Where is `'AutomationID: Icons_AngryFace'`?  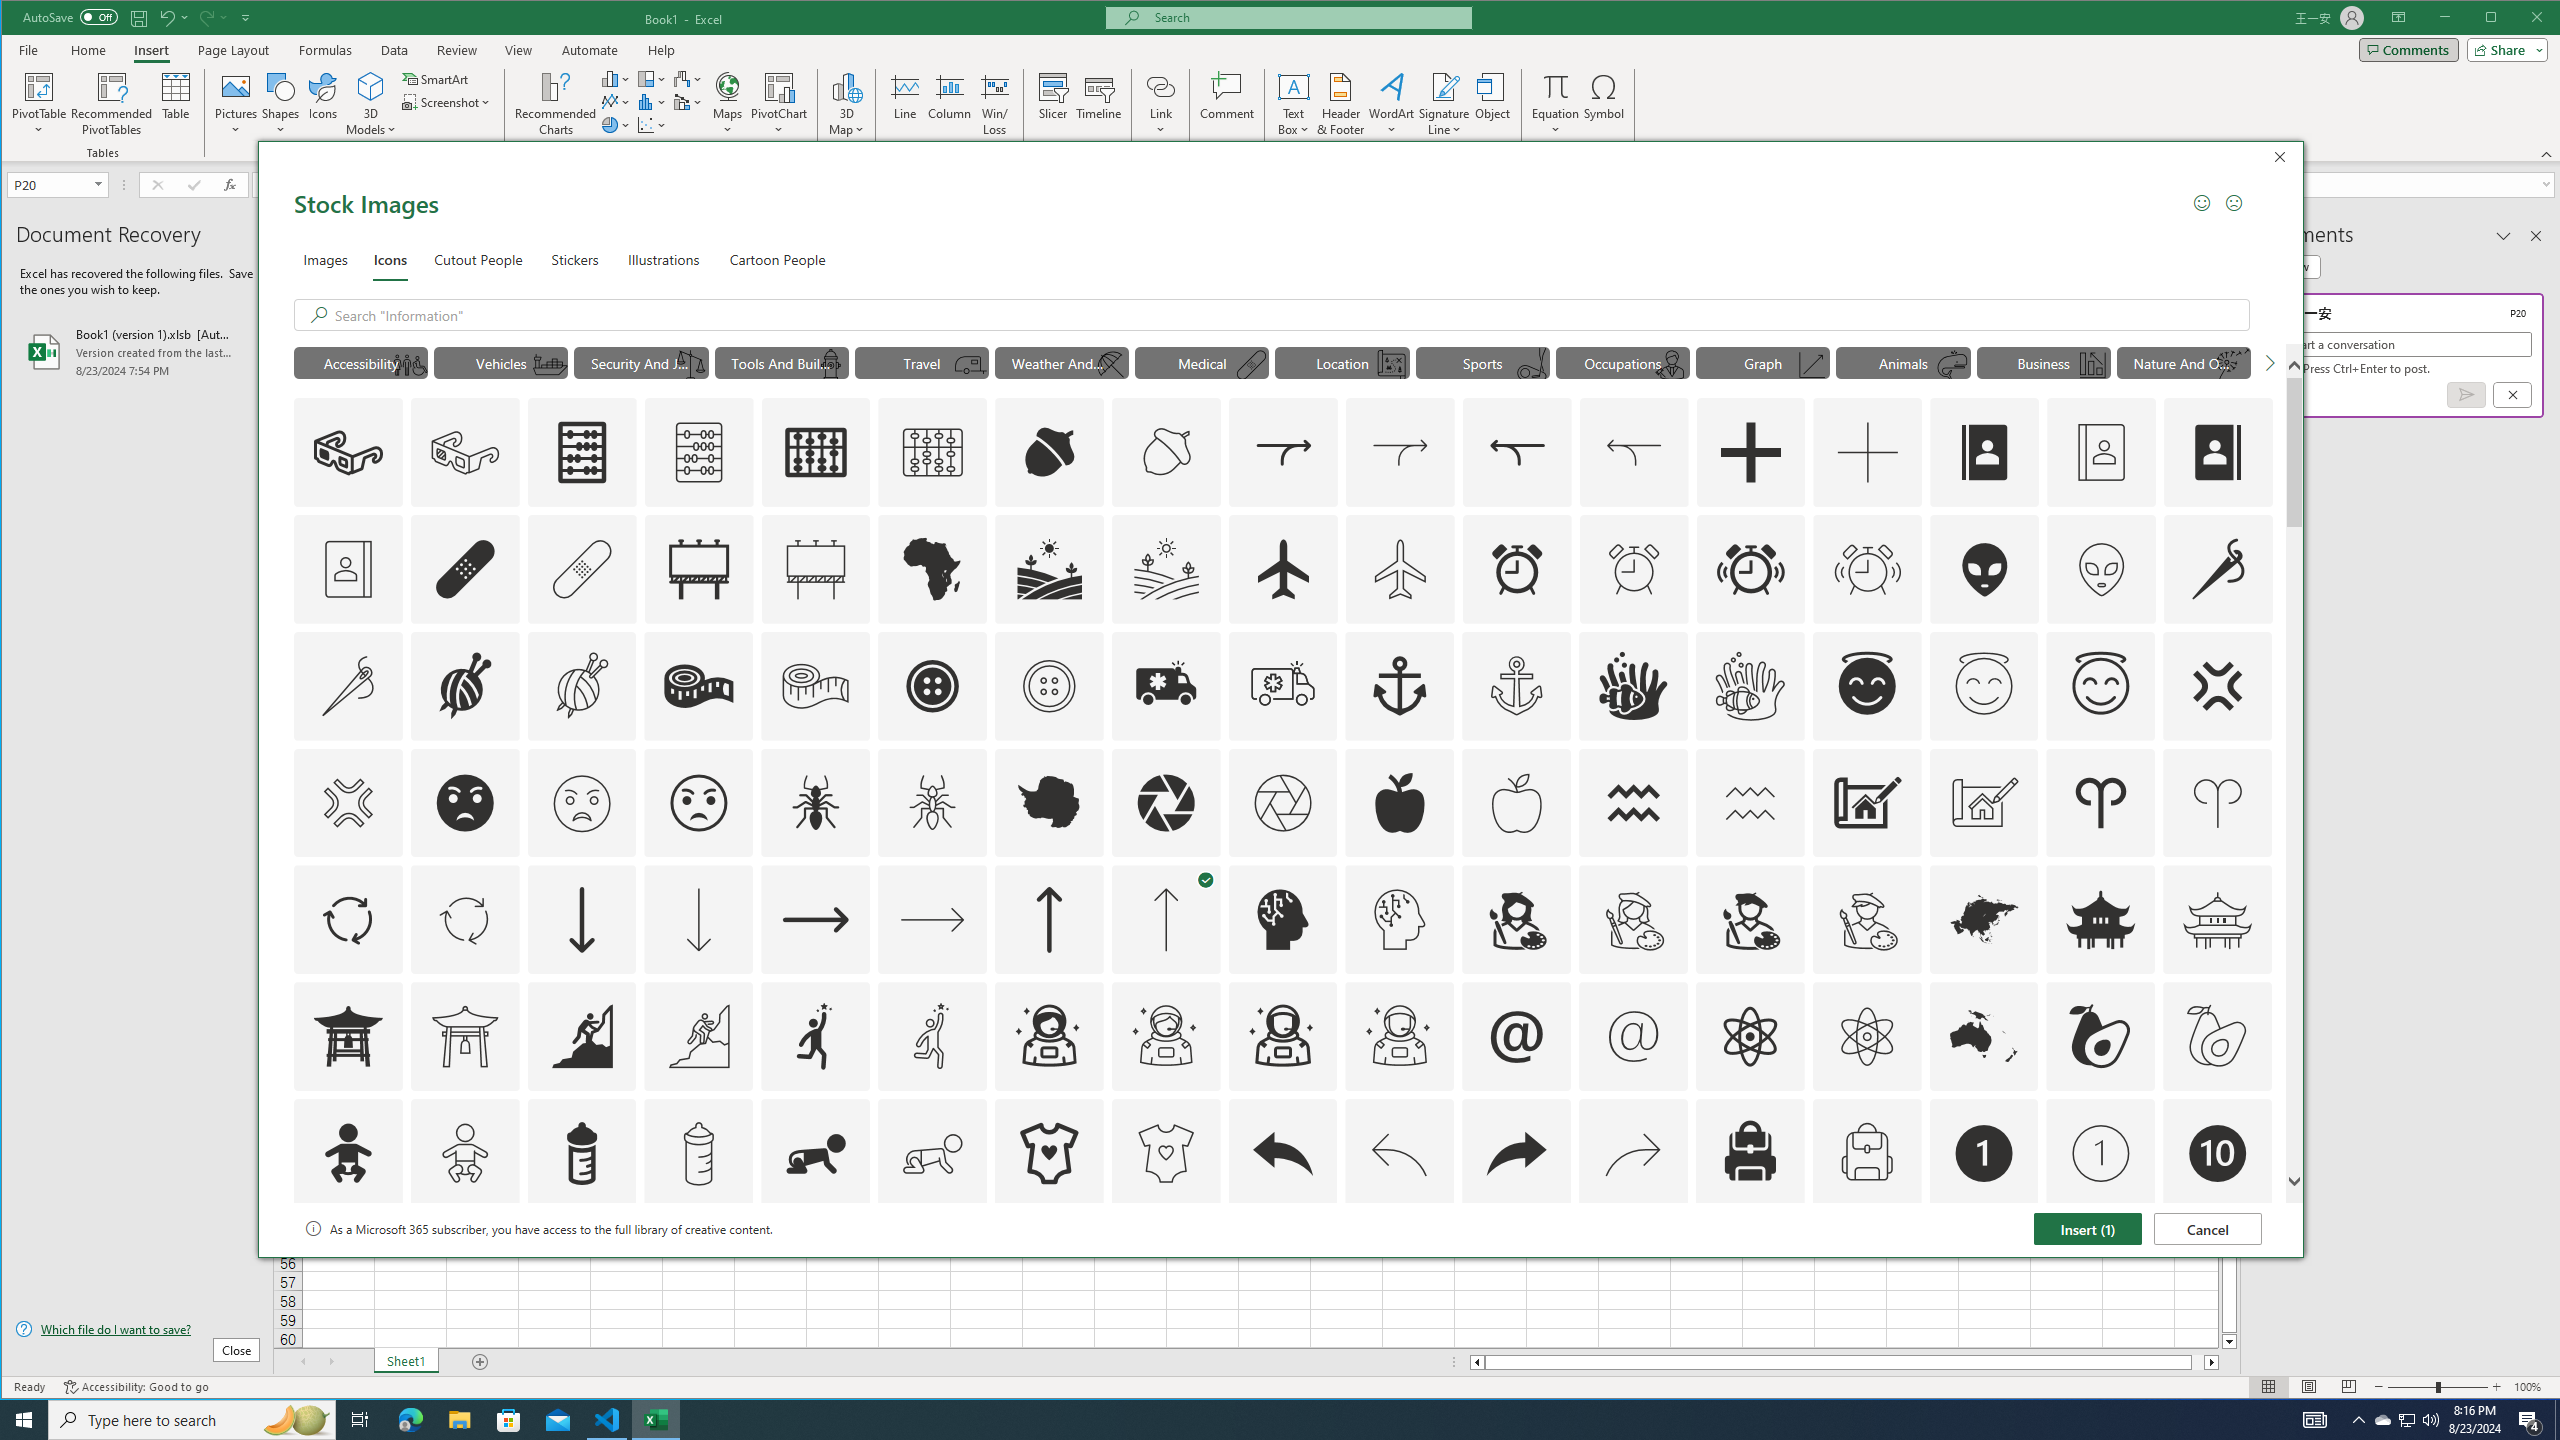 'AutomationID: Icons_AngryFace' is located at coordinates (464, 803).